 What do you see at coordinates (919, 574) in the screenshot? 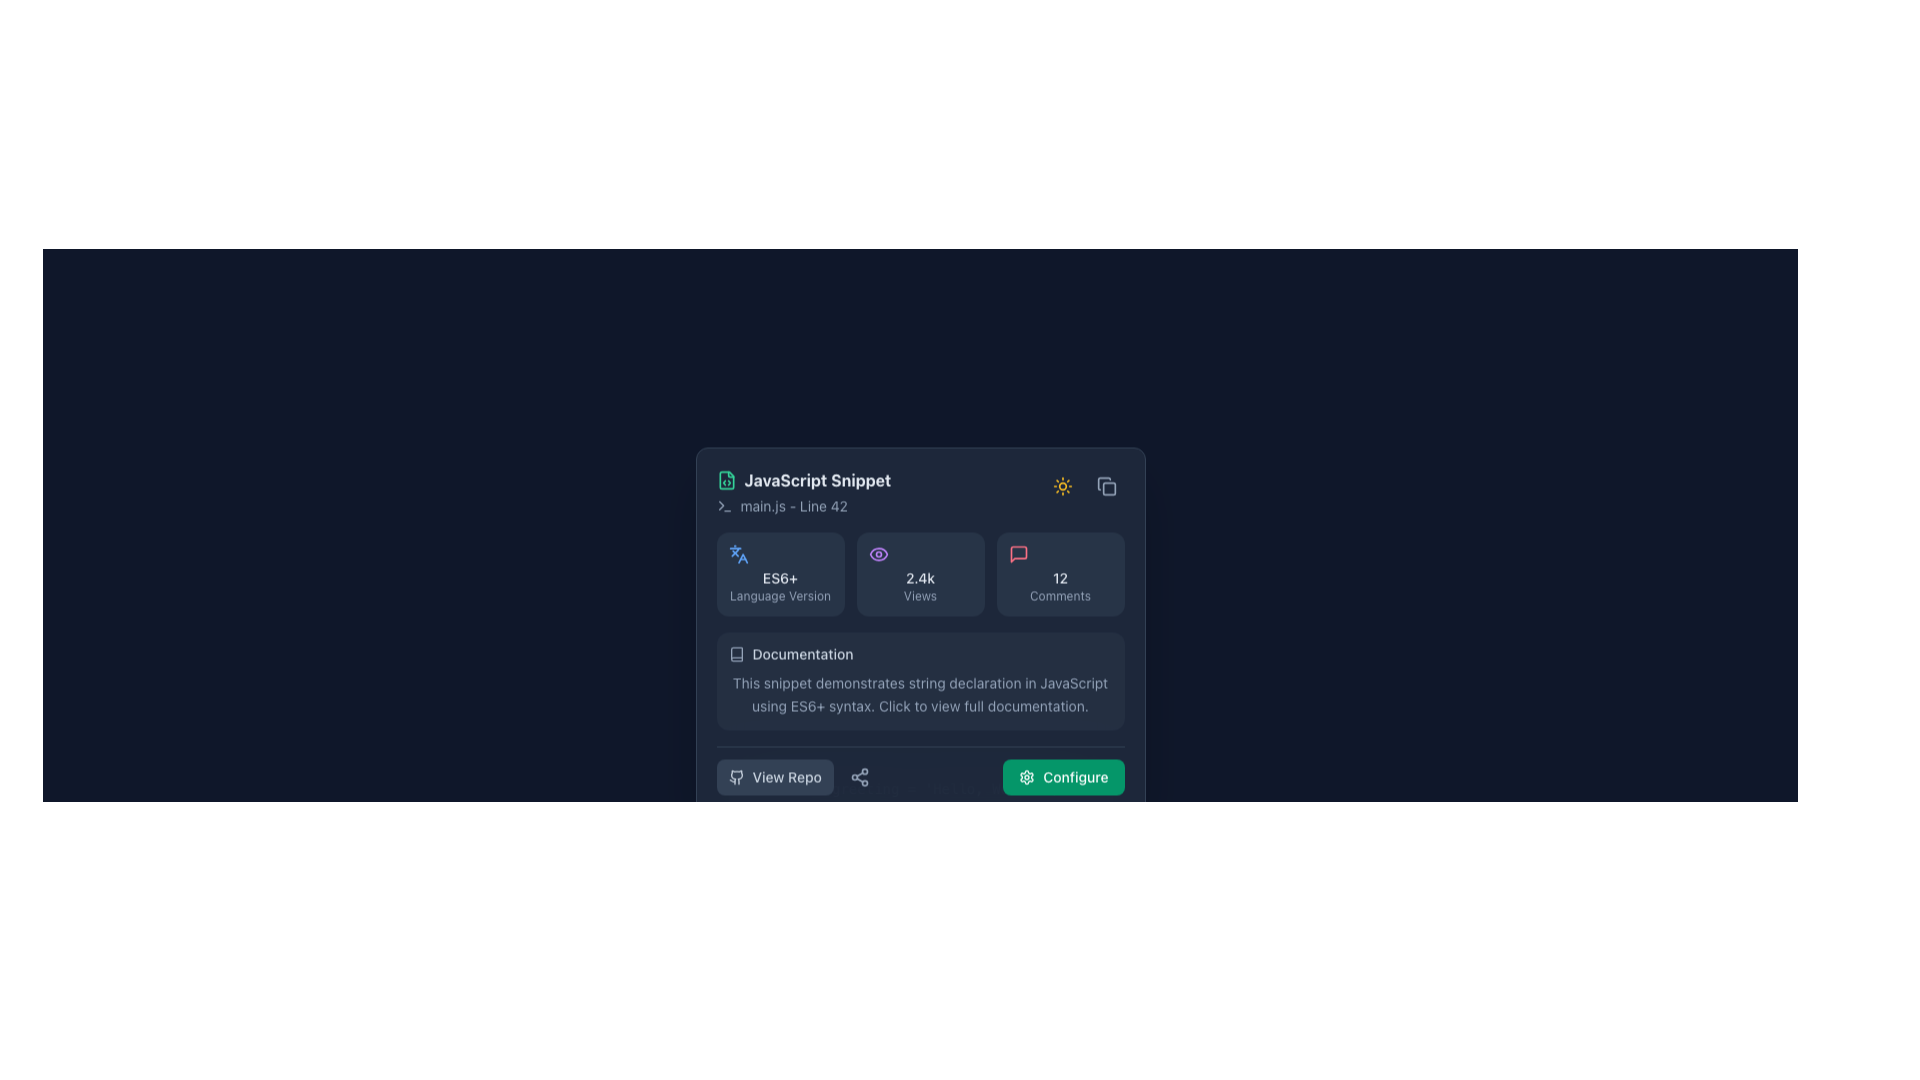
I see `the view count represented by the Display card showing '2.4k Views' with an eye icon, centrally located in the middle column between 'ES6+ Language Version' and '12 Comments'` at bounding box center [919, 574].